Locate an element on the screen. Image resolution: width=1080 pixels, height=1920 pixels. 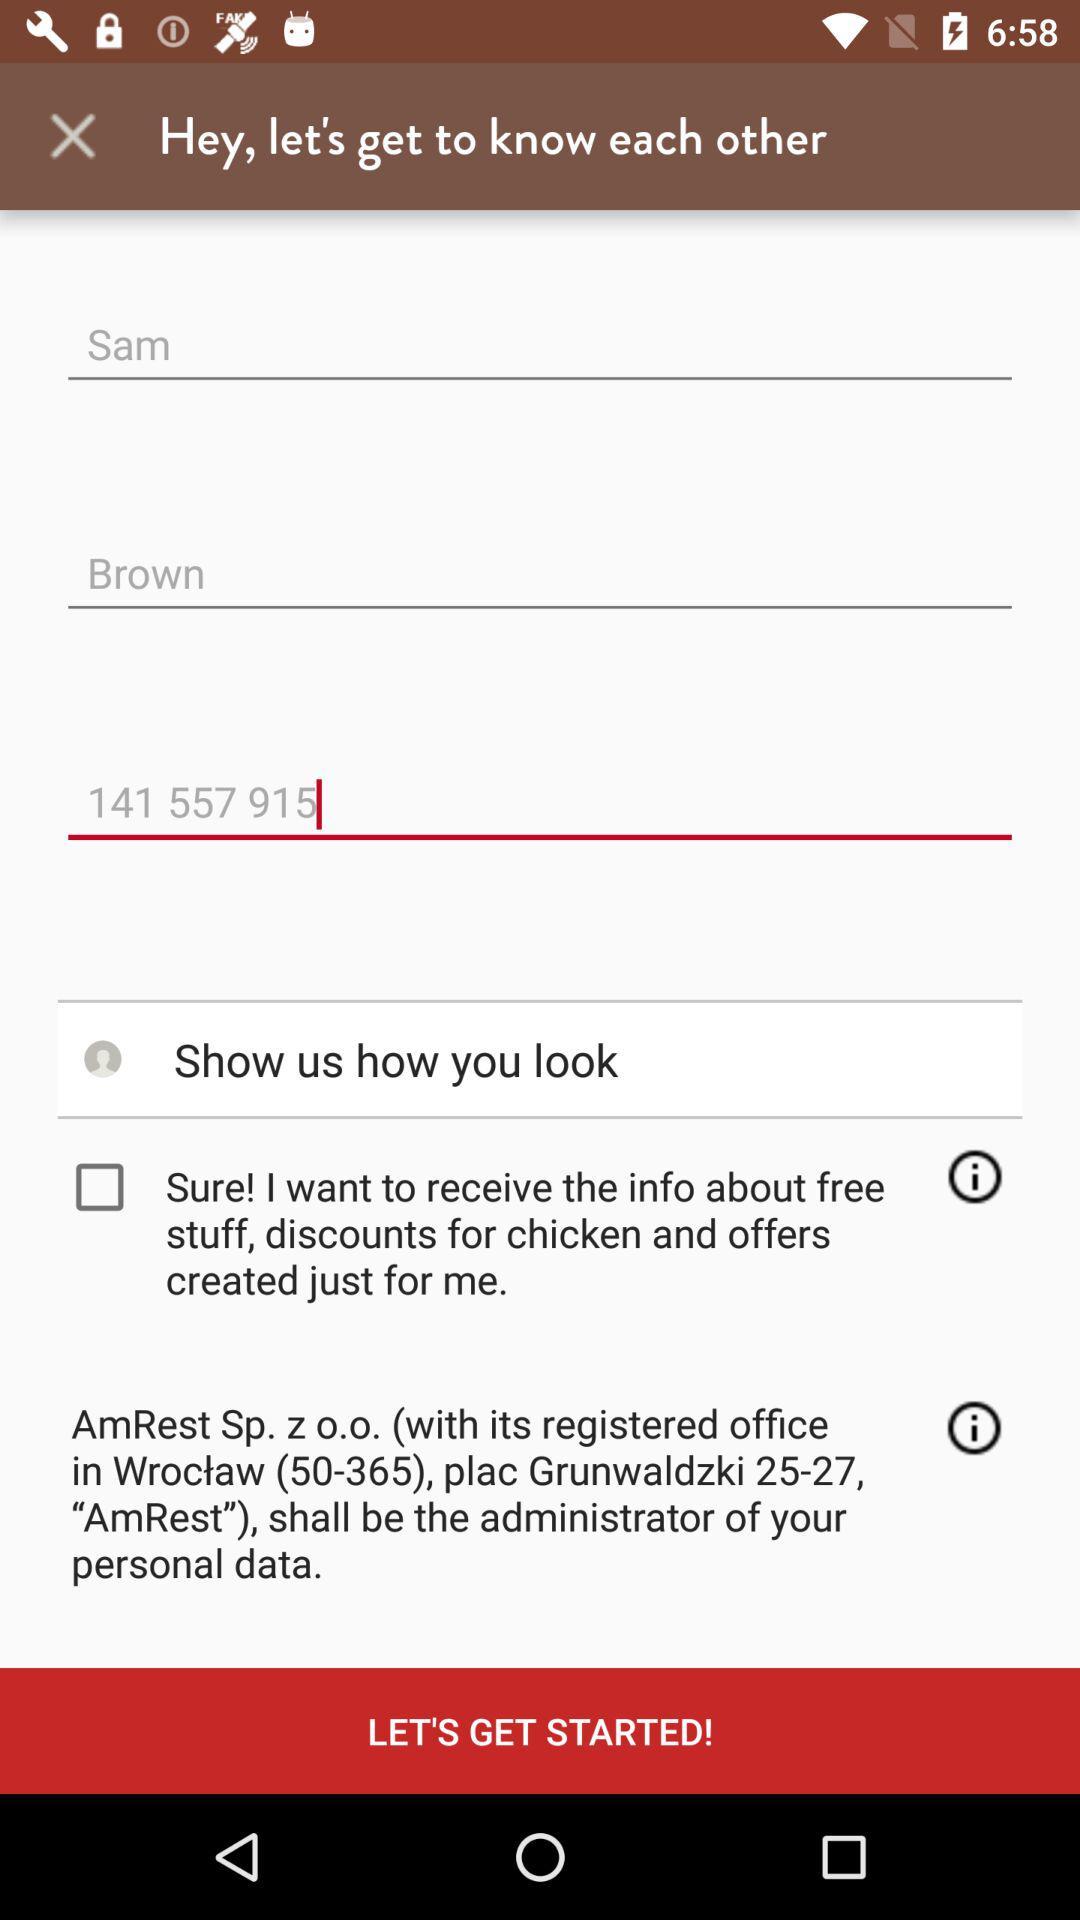
company information is located at coordinates (973, 1426).